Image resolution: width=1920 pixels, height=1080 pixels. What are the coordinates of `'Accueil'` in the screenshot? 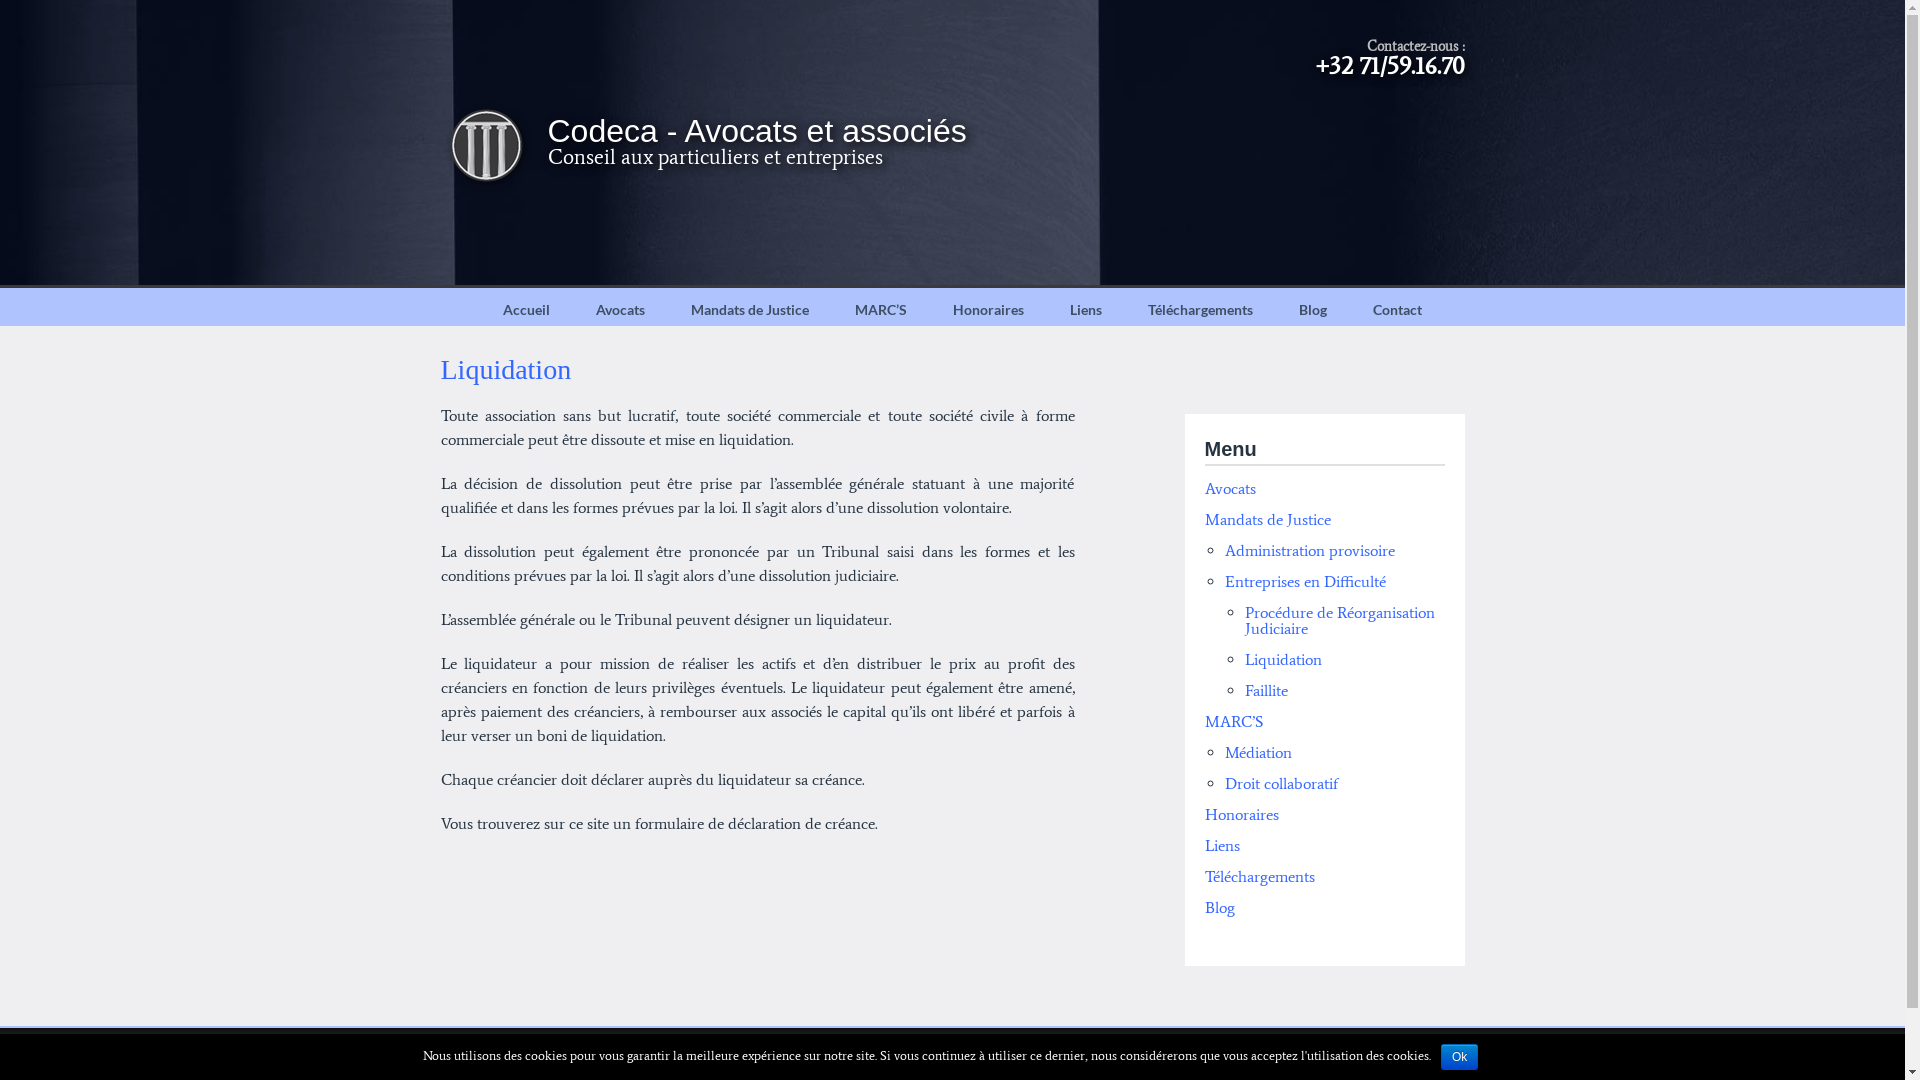 It's located at (526, 309).